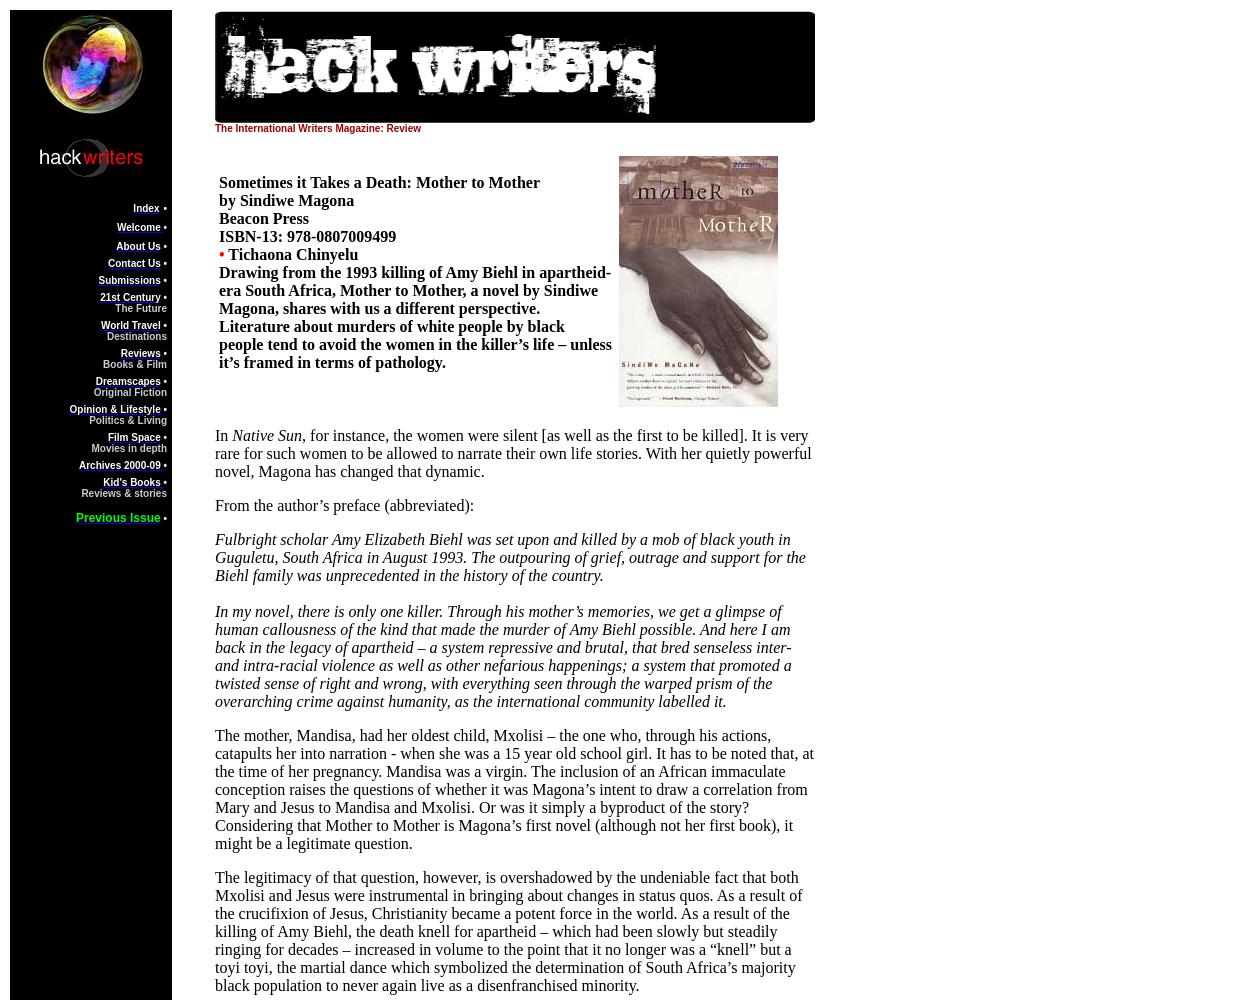 The height and width of the screenshot is (1000, 1250). I want to click on 'Movies in depth', so click(129, 447).